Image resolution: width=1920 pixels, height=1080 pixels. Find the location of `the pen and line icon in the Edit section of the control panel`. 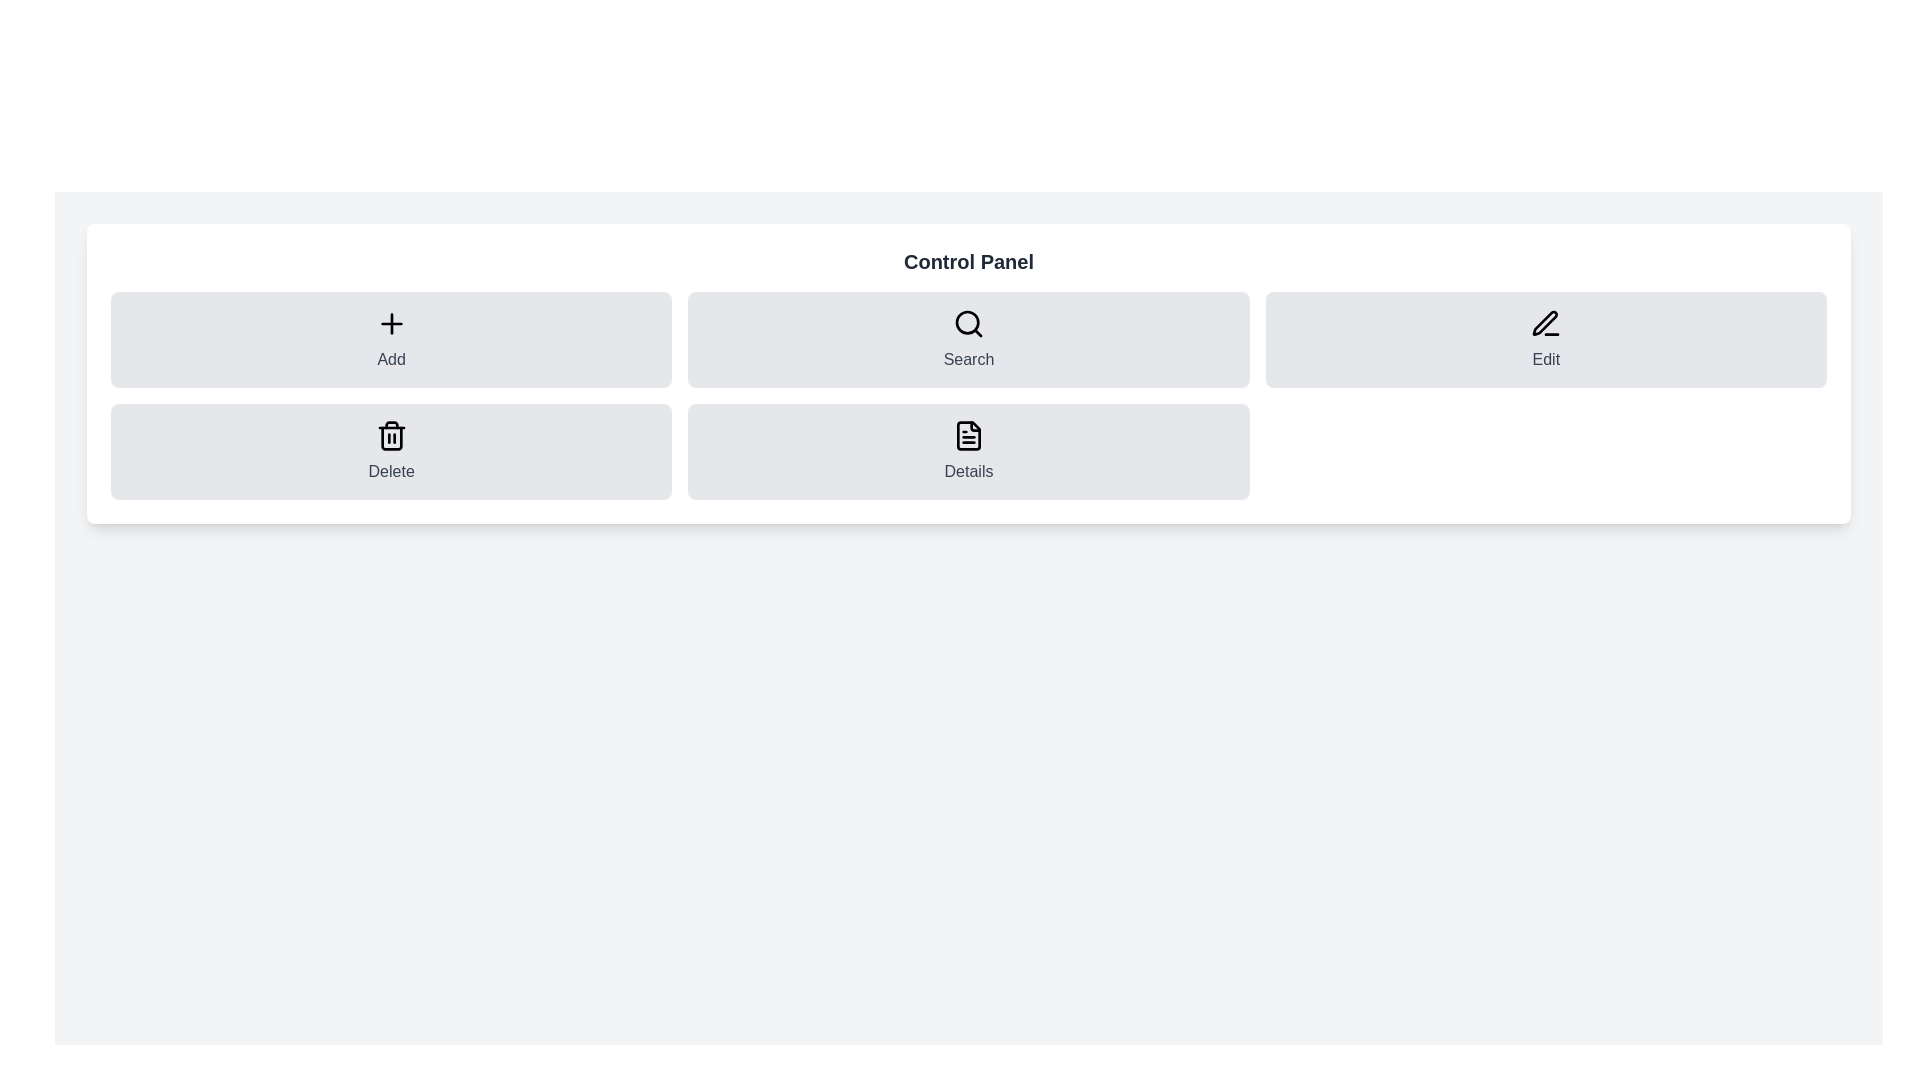

the pen and line icon in the Edit section of the control panel is located at coordinates (1545, 323).